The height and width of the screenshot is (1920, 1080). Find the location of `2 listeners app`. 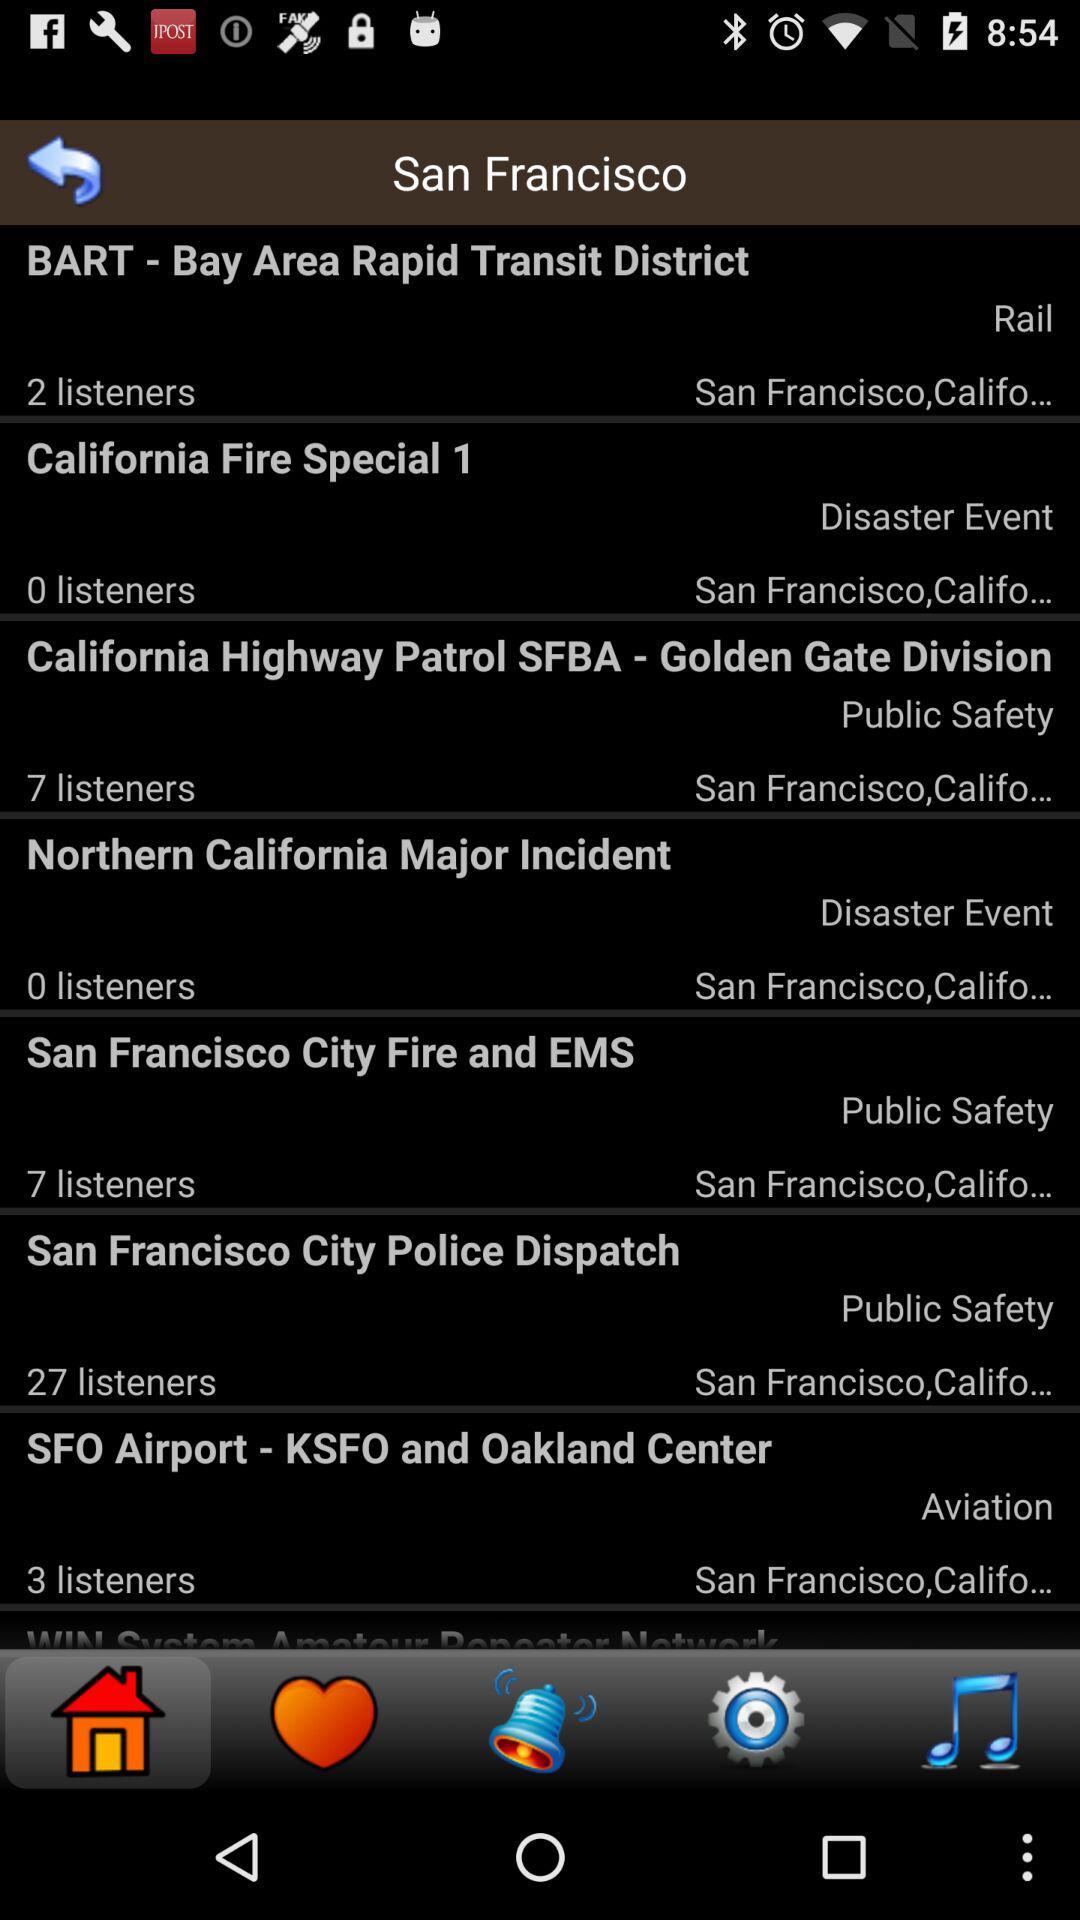

2 listeners app is located at coordinates (111, 390).